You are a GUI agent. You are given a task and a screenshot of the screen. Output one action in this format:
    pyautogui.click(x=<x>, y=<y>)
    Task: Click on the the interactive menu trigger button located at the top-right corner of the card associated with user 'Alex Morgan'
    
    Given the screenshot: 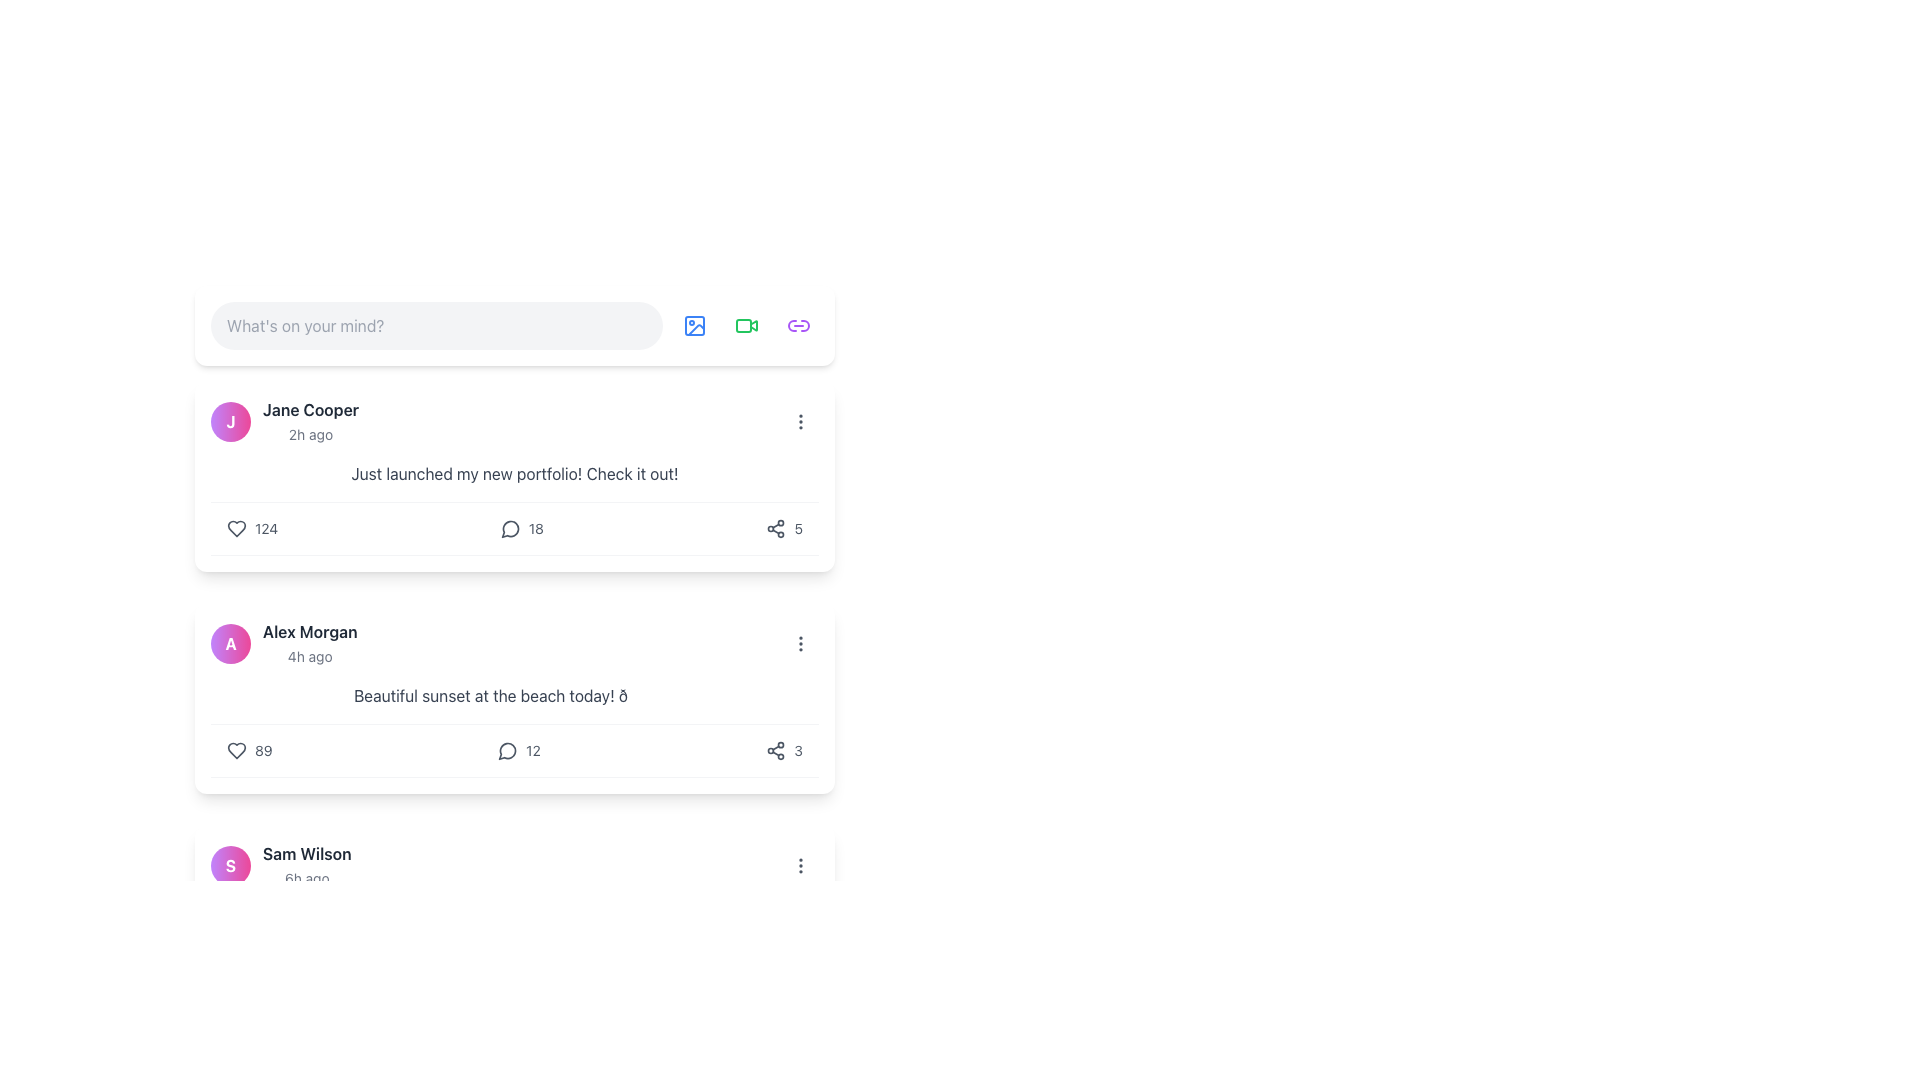 What is the action you would take?
    pyautogui.click(x=801, y=644)
    